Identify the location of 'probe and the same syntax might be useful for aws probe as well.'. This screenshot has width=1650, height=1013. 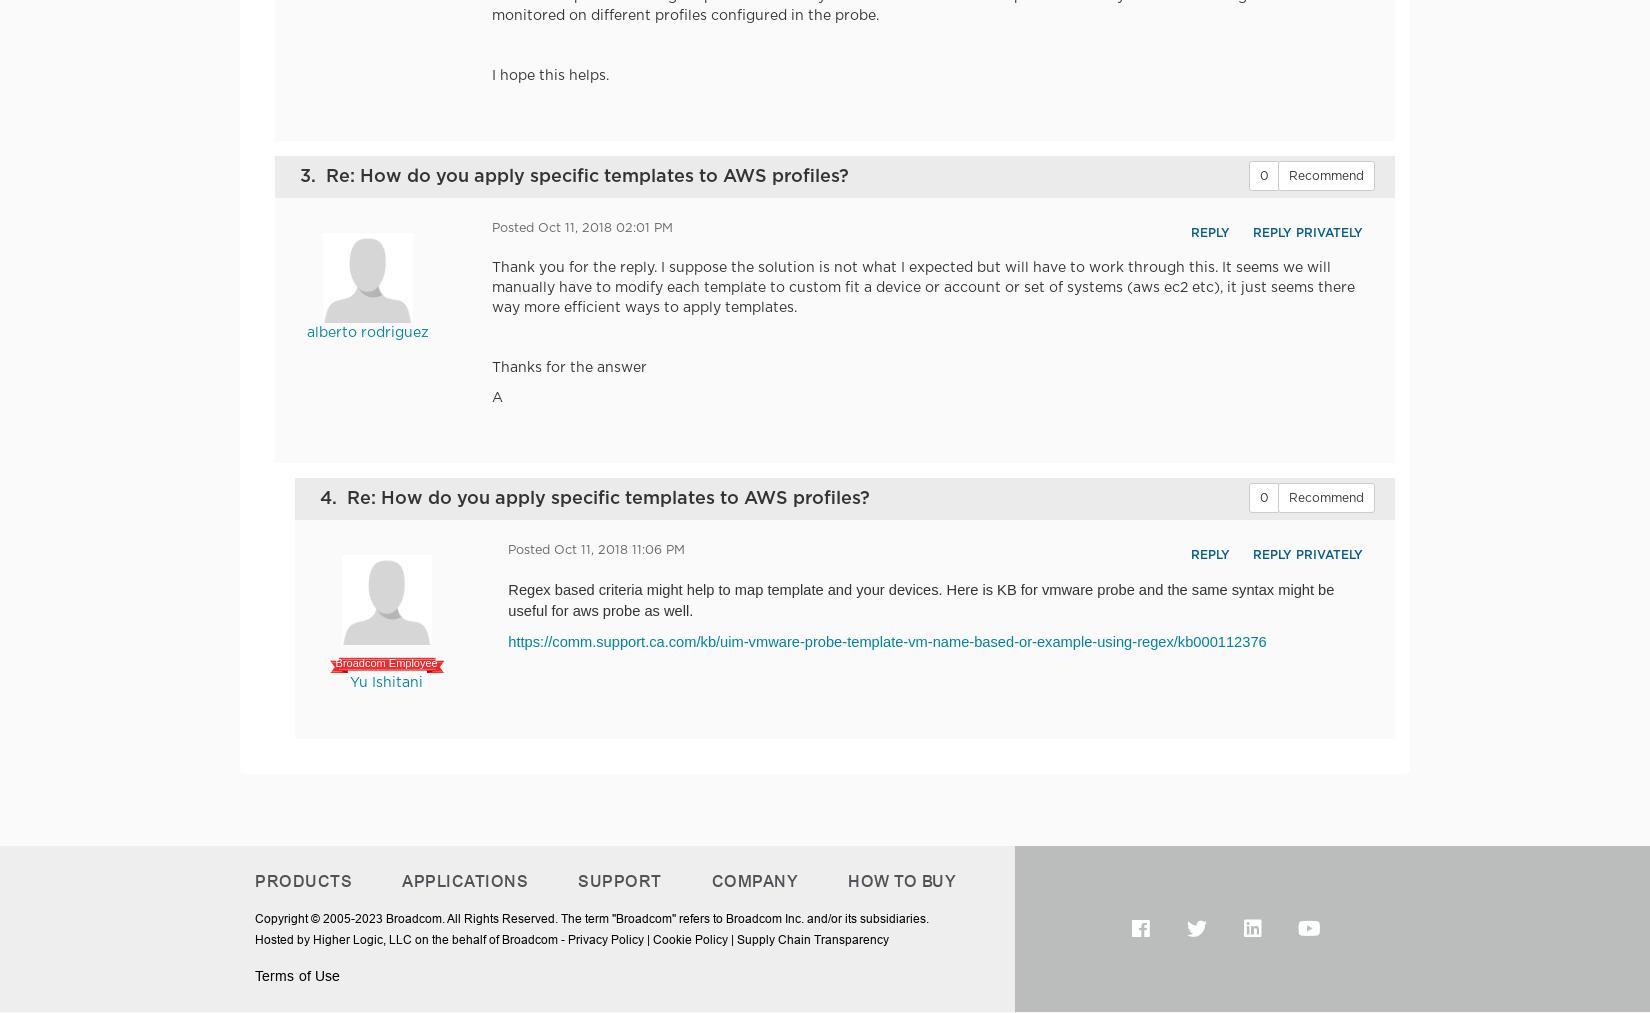
(921, 599).